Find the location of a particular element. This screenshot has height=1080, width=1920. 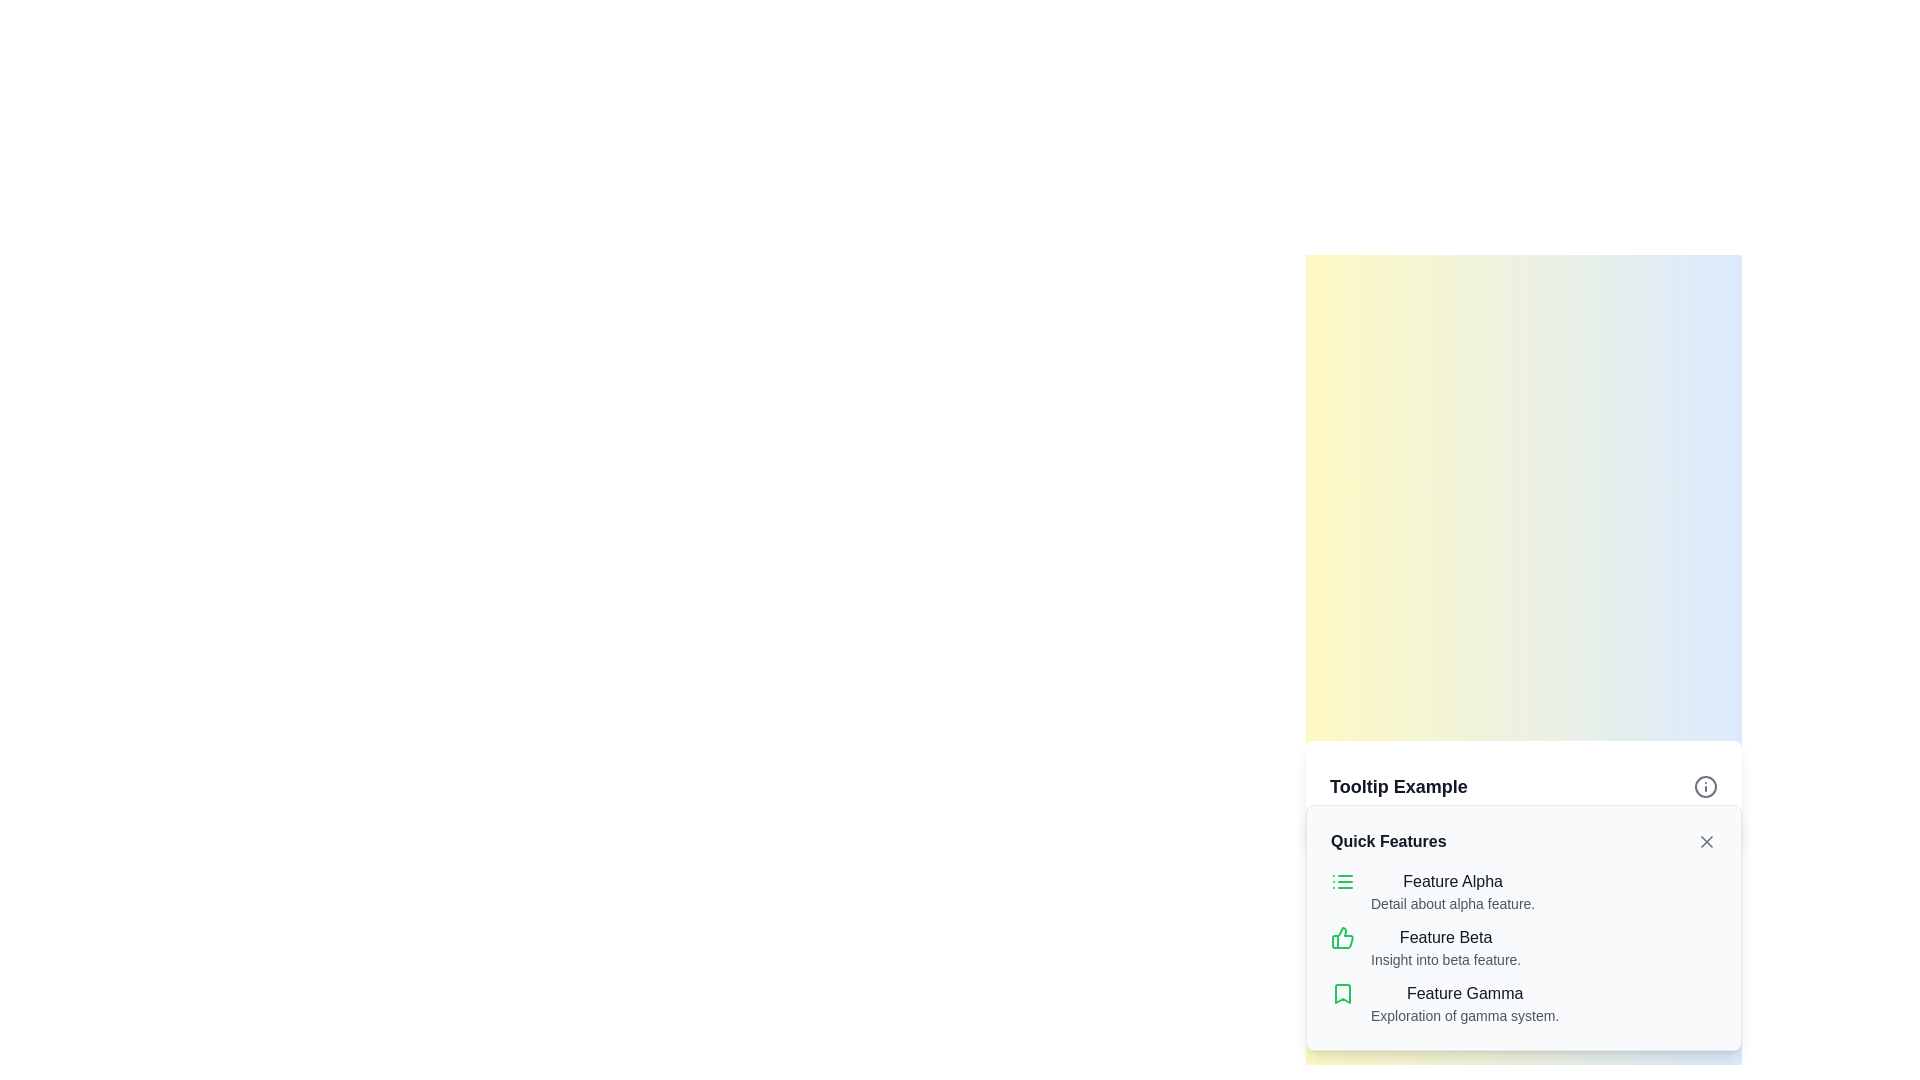

the green bookmark icon located in the Quick Features section next to the 'Feature Gamma' label is located at coordinates (1343, 994).